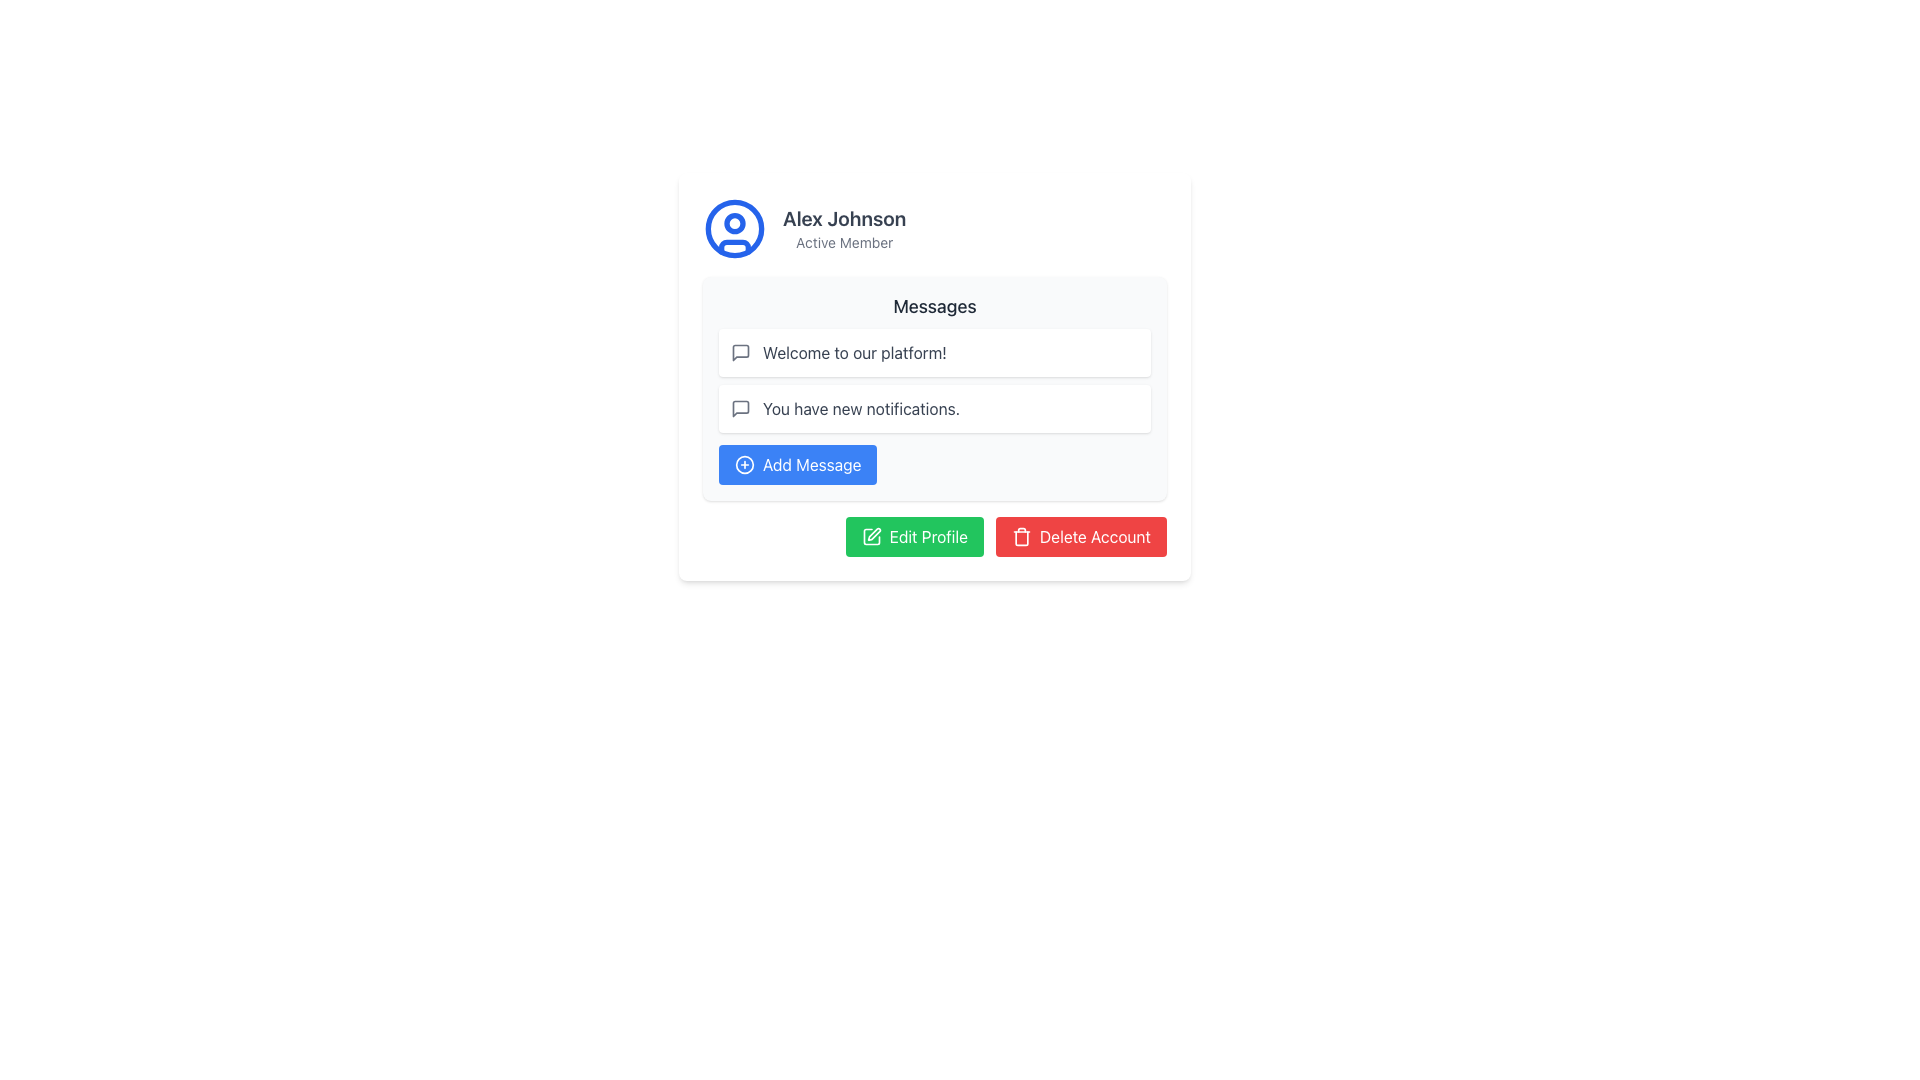  I want to click on the second notification card in the 'Messages' section, which contains the text 'You have new notifications.' and a speech bubble icon, so click(934, 407).